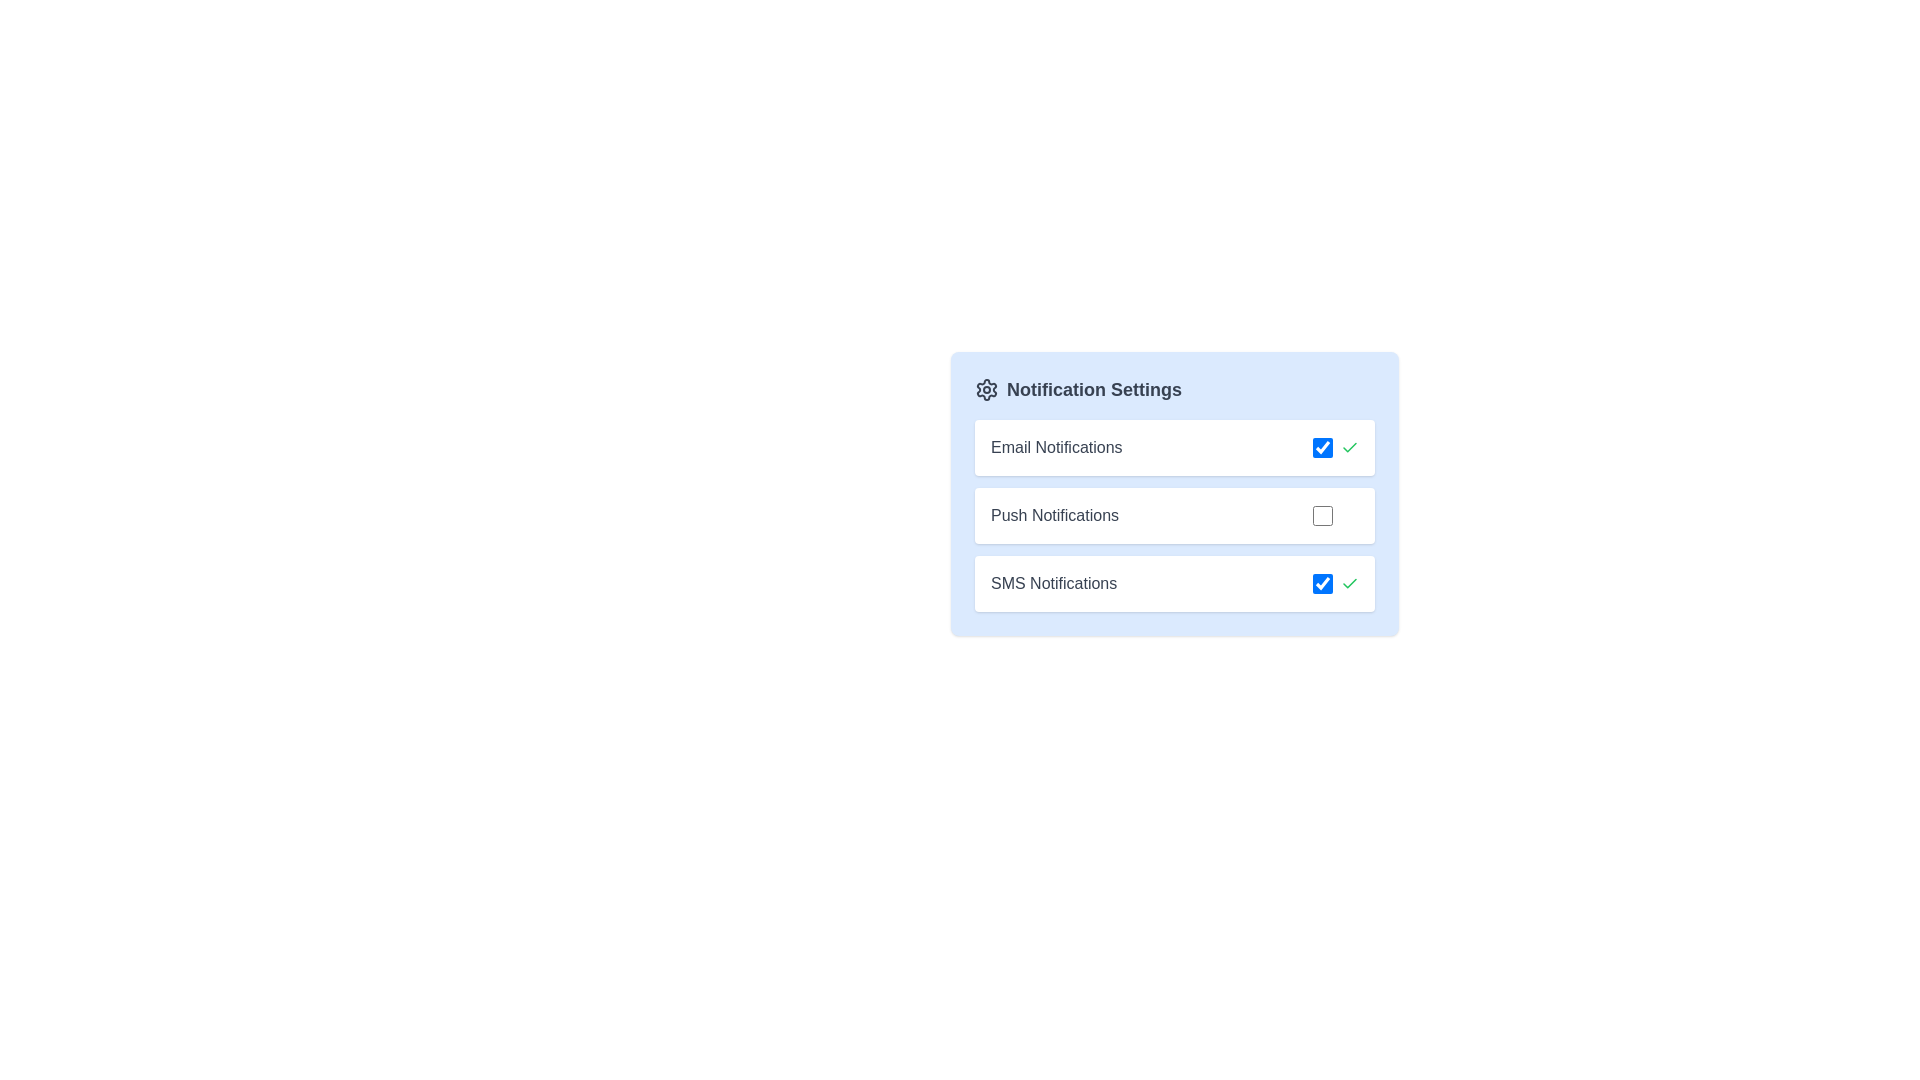  What do you see at coordinates (1093, 389) in the screenshot?
I see `text label that serves as a header for the notification settings section, located at the top left of the settings options box, right of the settings icon` at bounding box center [1093, 389].